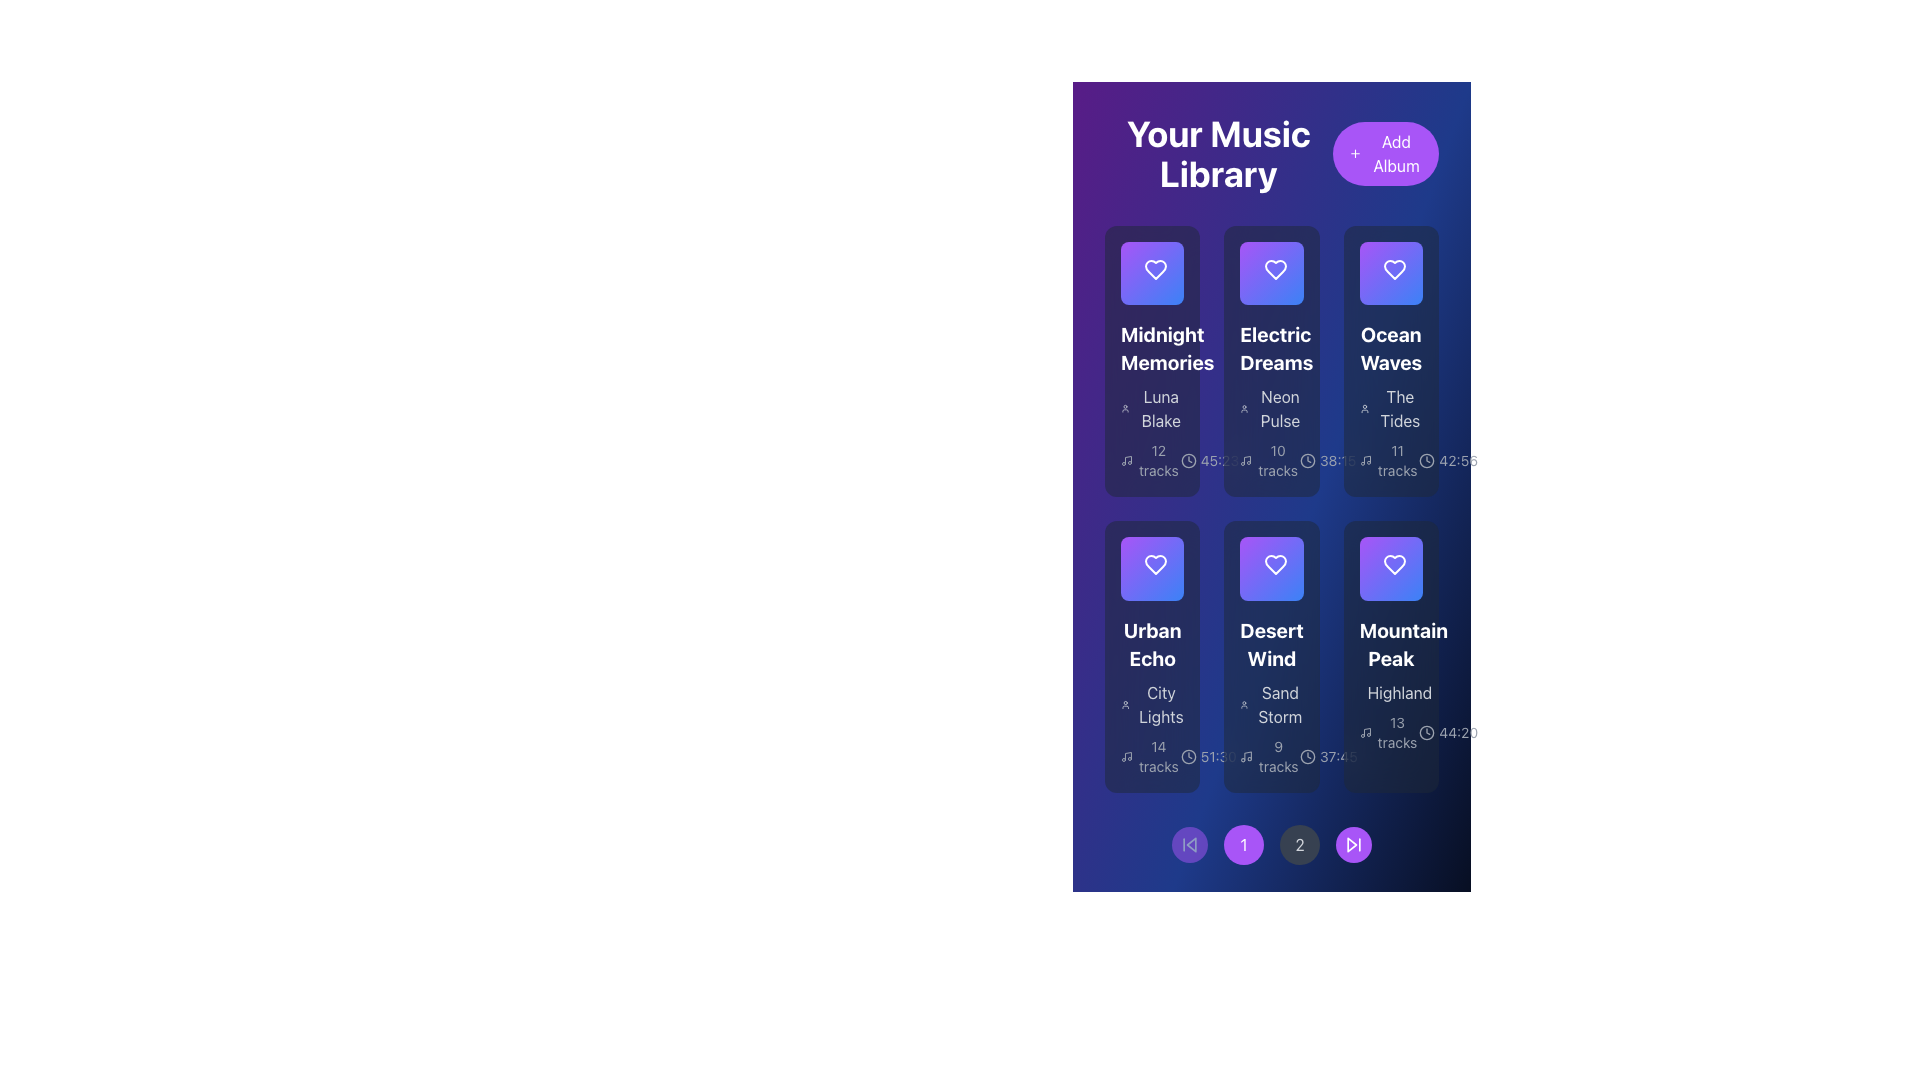 This screenshot has width=1920, height=1080. I want to click on the title text of the album or playlist card, which is located at the bottom row, third card from the left, and is directly above the subtitle 'Highland', so click(1390, 644).